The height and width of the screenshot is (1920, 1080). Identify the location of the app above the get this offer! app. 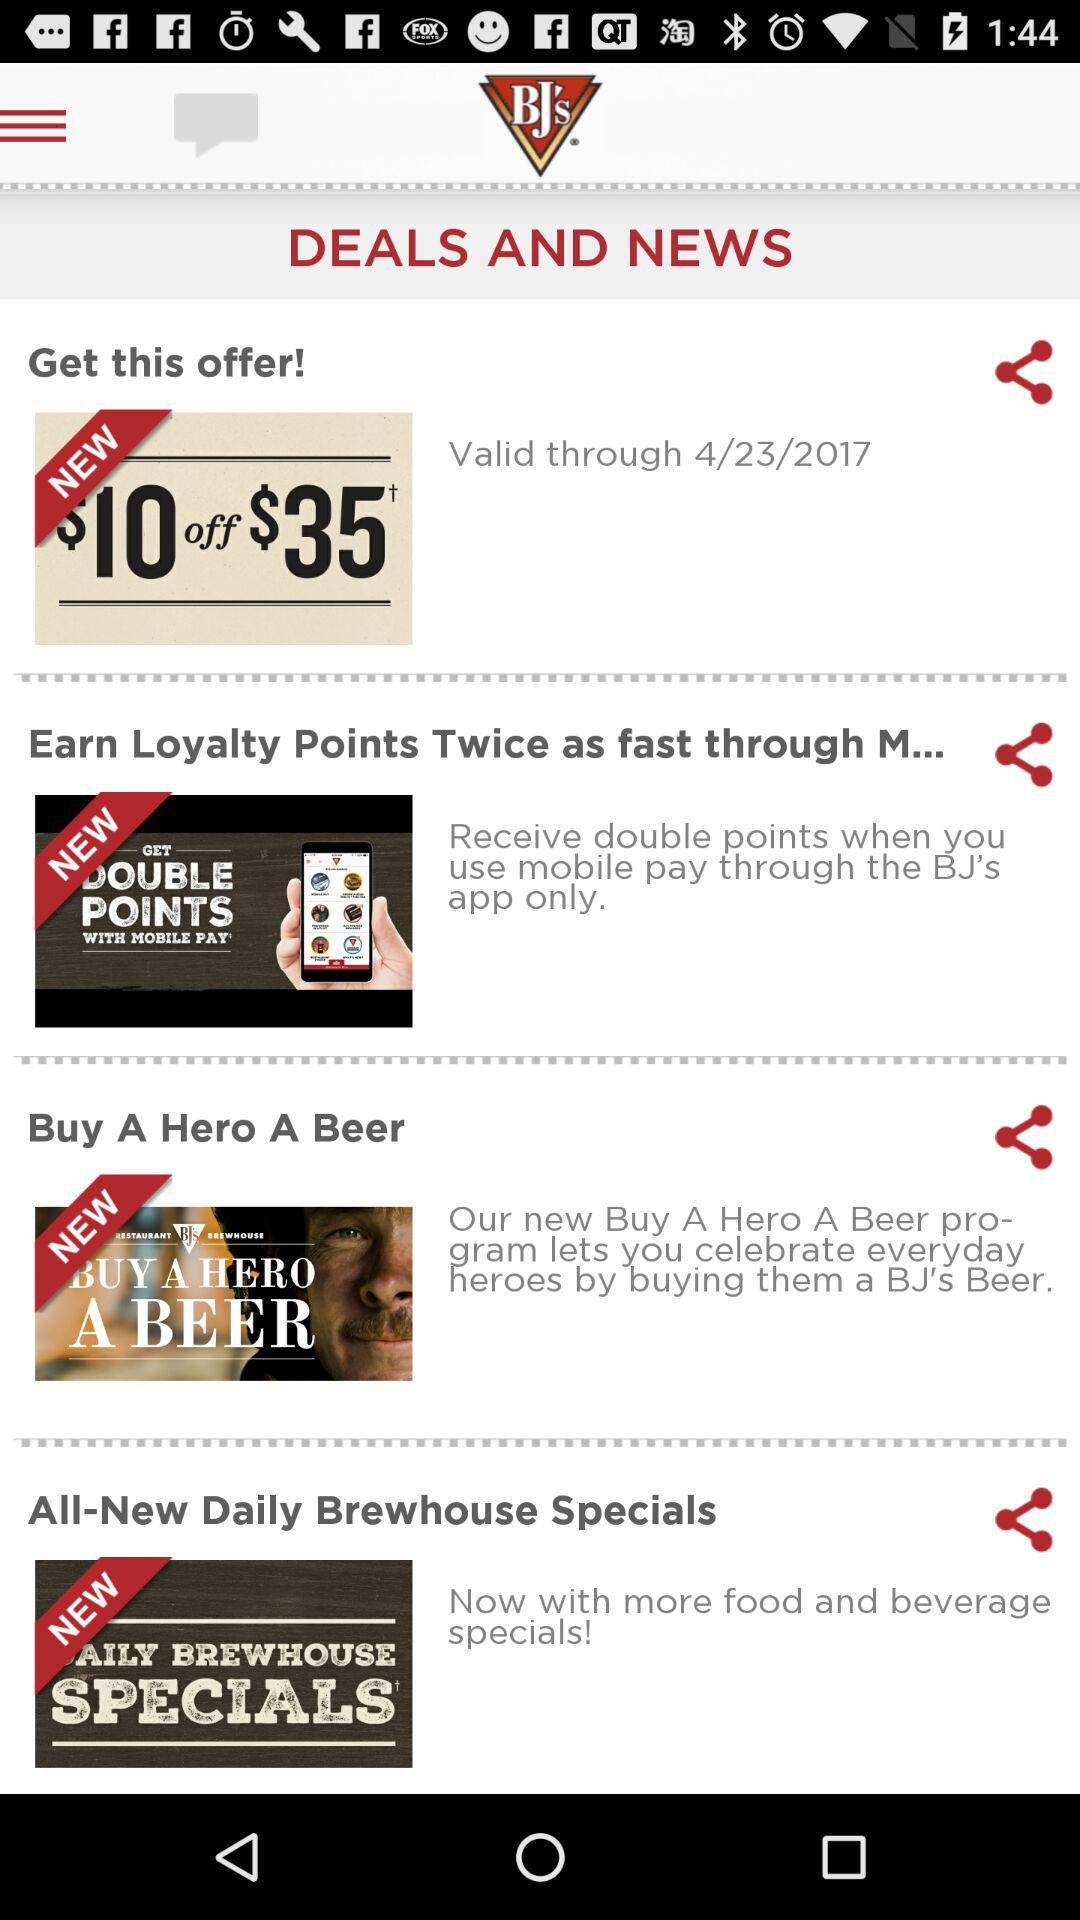
(540, 245).